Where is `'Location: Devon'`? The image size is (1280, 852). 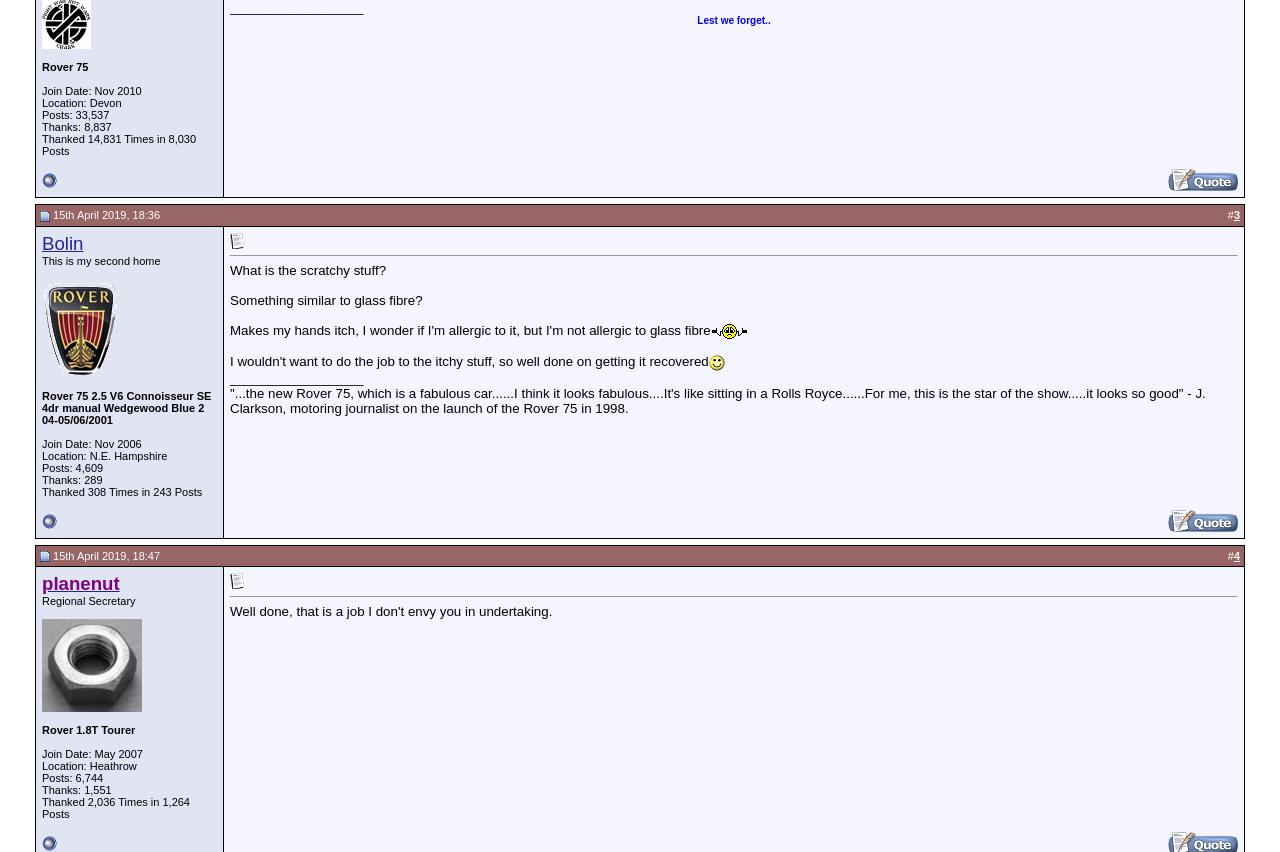 'Location: Devon' is located at coordinates (80, 102).